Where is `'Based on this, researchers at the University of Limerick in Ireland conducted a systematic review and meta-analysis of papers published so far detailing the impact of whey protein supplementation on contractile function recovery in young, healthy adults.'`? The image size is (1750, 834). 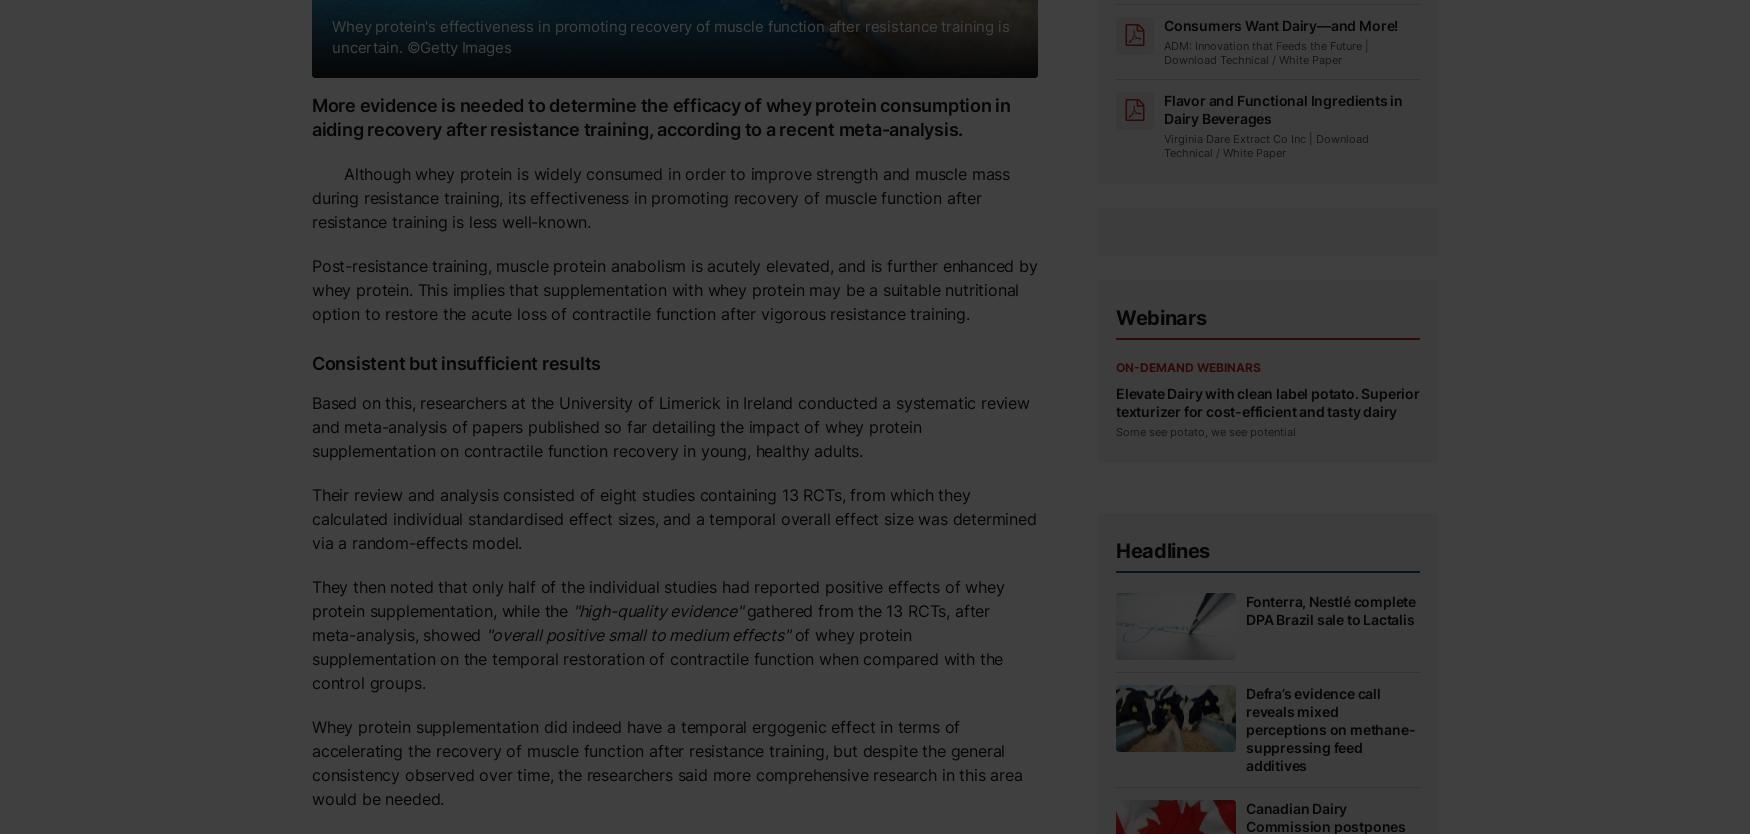
'Based on this, researchers at the University of Limerick in Ireland conducted a systematic review and meta-analysis of papers published so far detailing the impact of whey protein supplementation on contractile function recovery in young, healthy adults.' is located at coordinates (669, 427).